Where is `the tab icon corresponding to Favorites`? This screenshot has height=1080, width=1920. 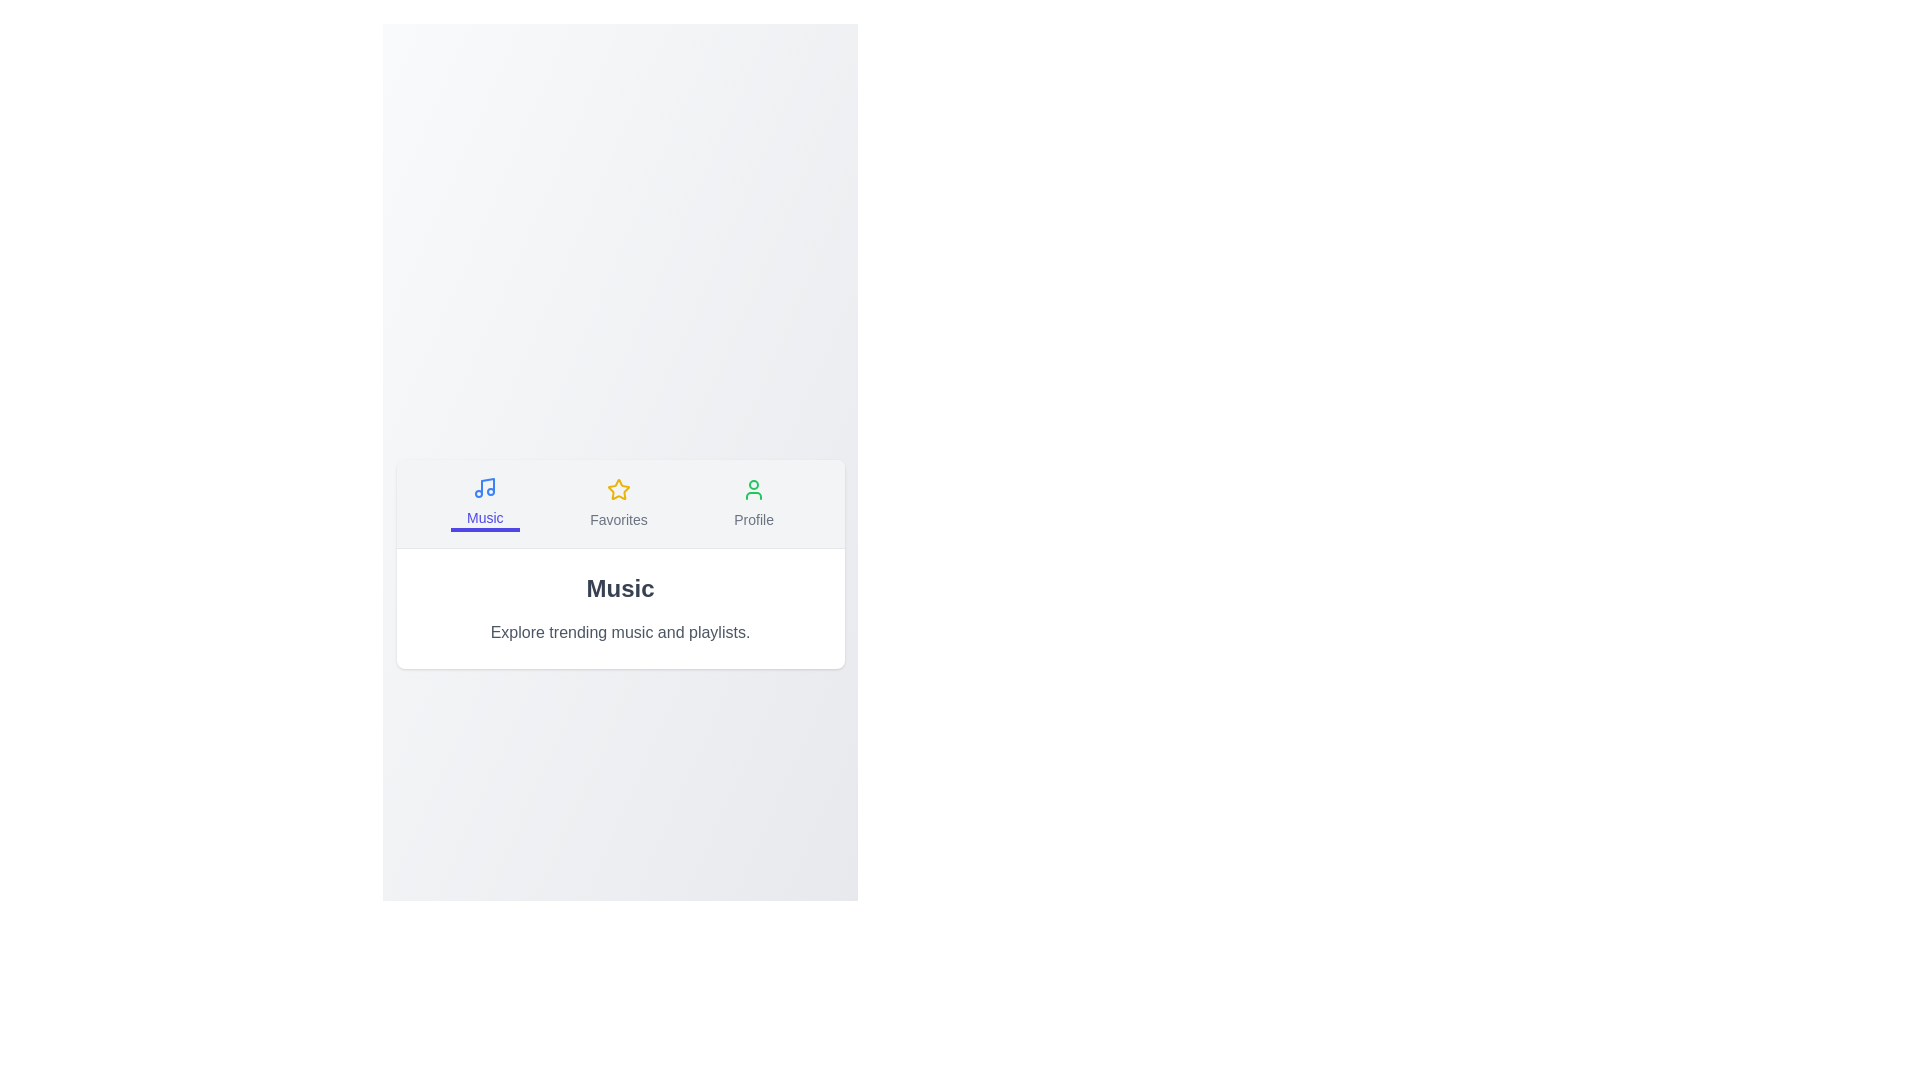 the tab icon corresponding to Favorites is located at coordinates (617, 502).